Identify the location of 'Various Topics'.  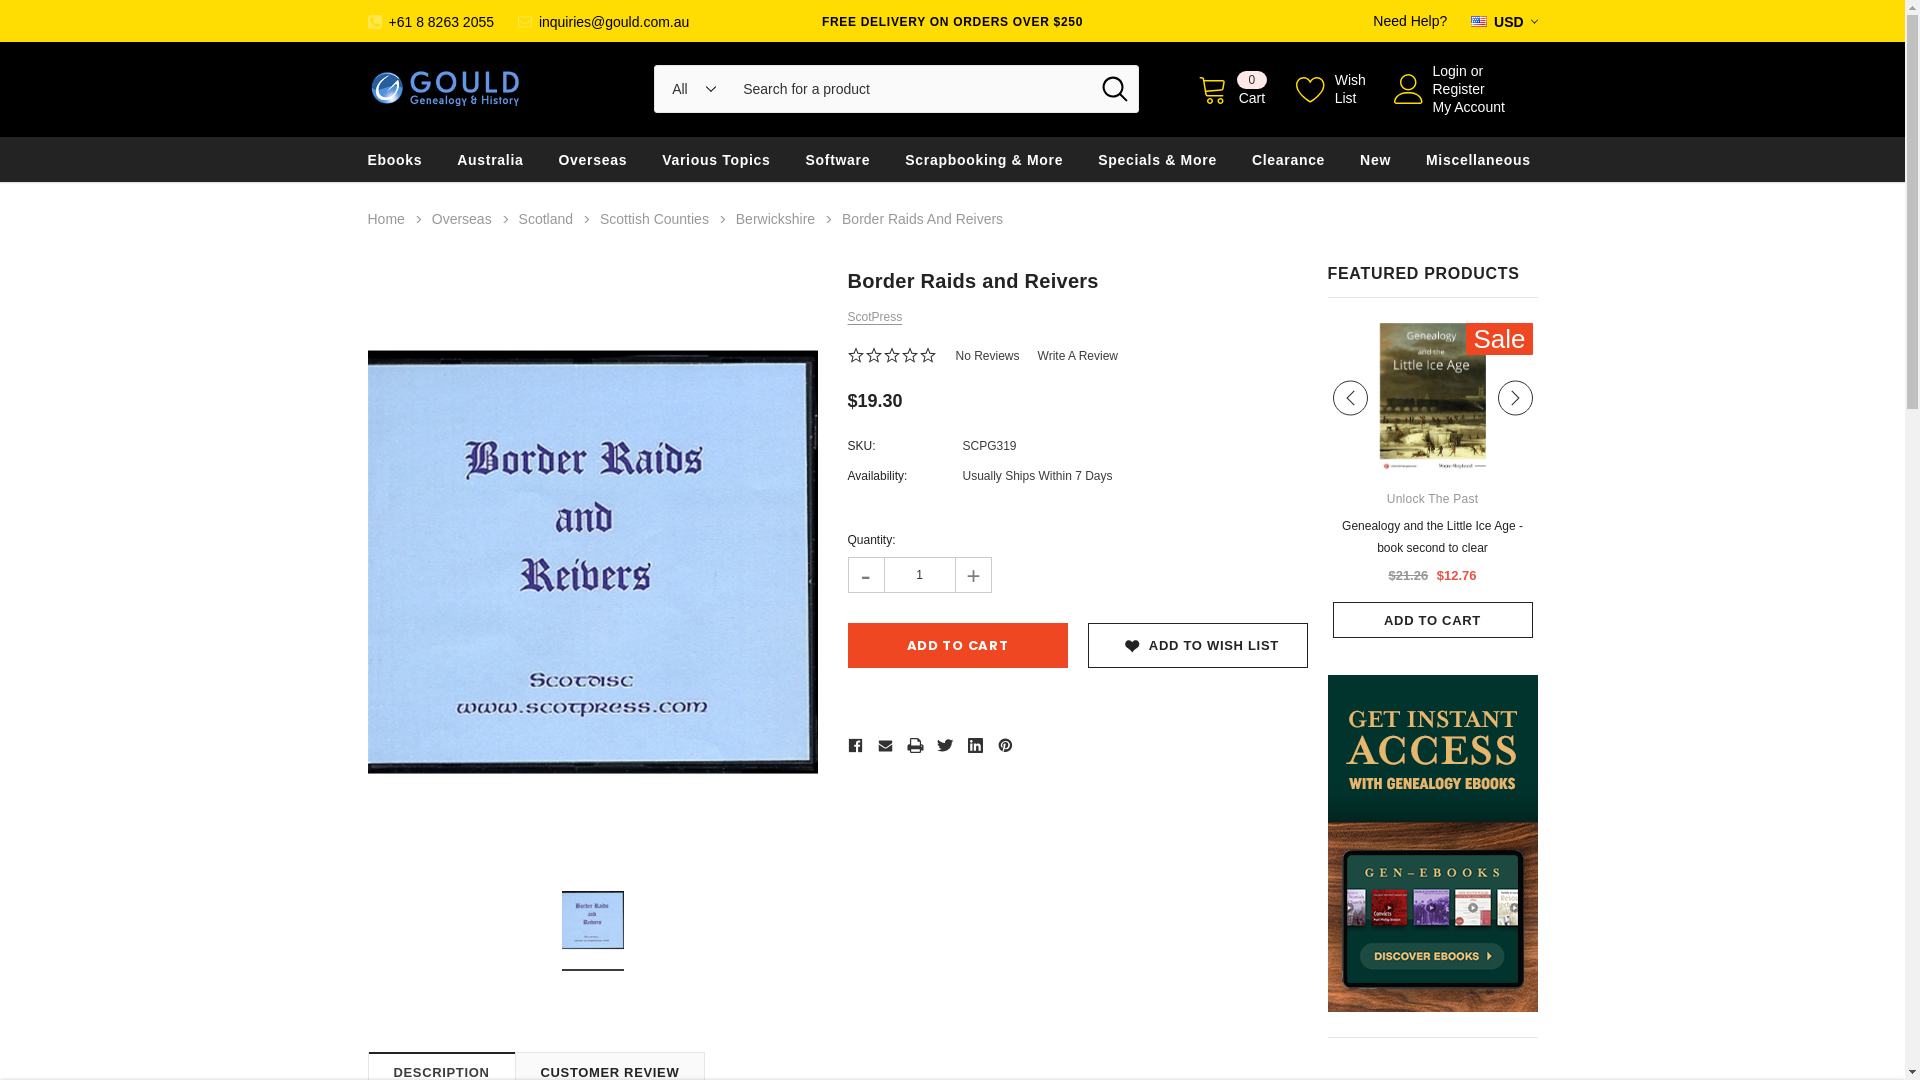
(662, 158).